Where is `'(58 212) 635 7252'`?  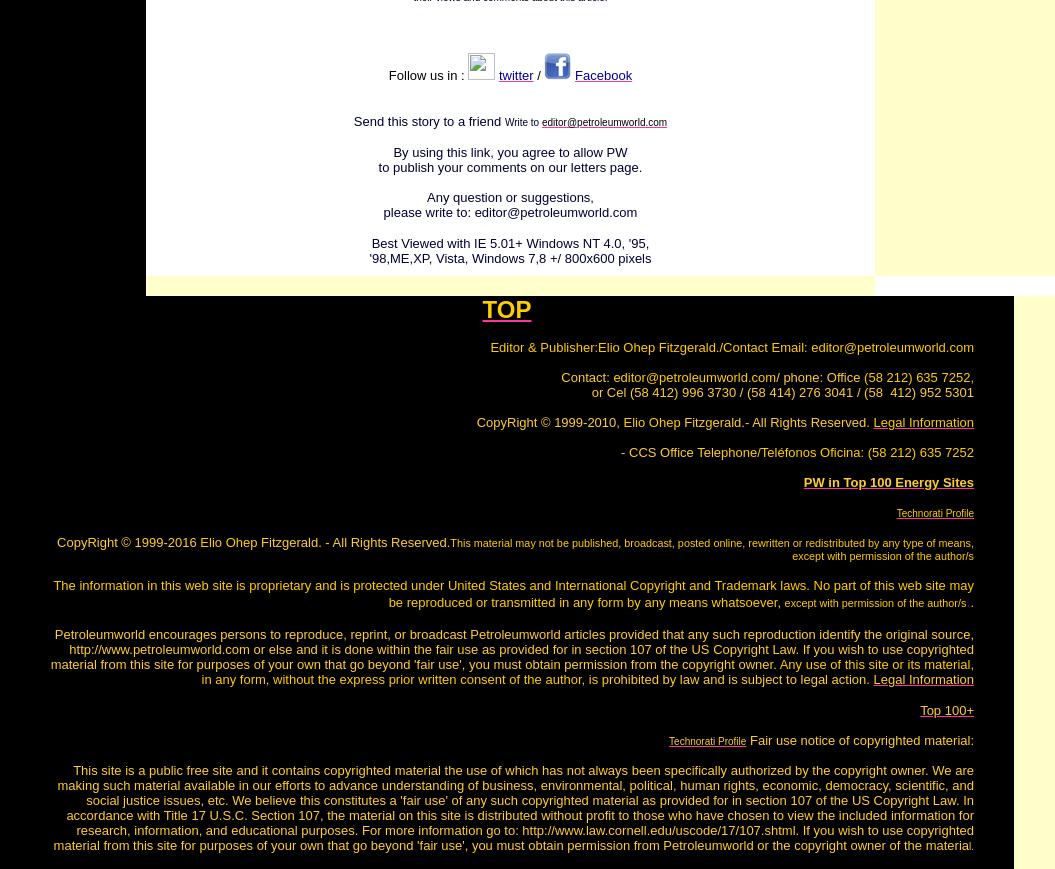
'(58 212) 635 7252' is located at coordinates (916, 376).